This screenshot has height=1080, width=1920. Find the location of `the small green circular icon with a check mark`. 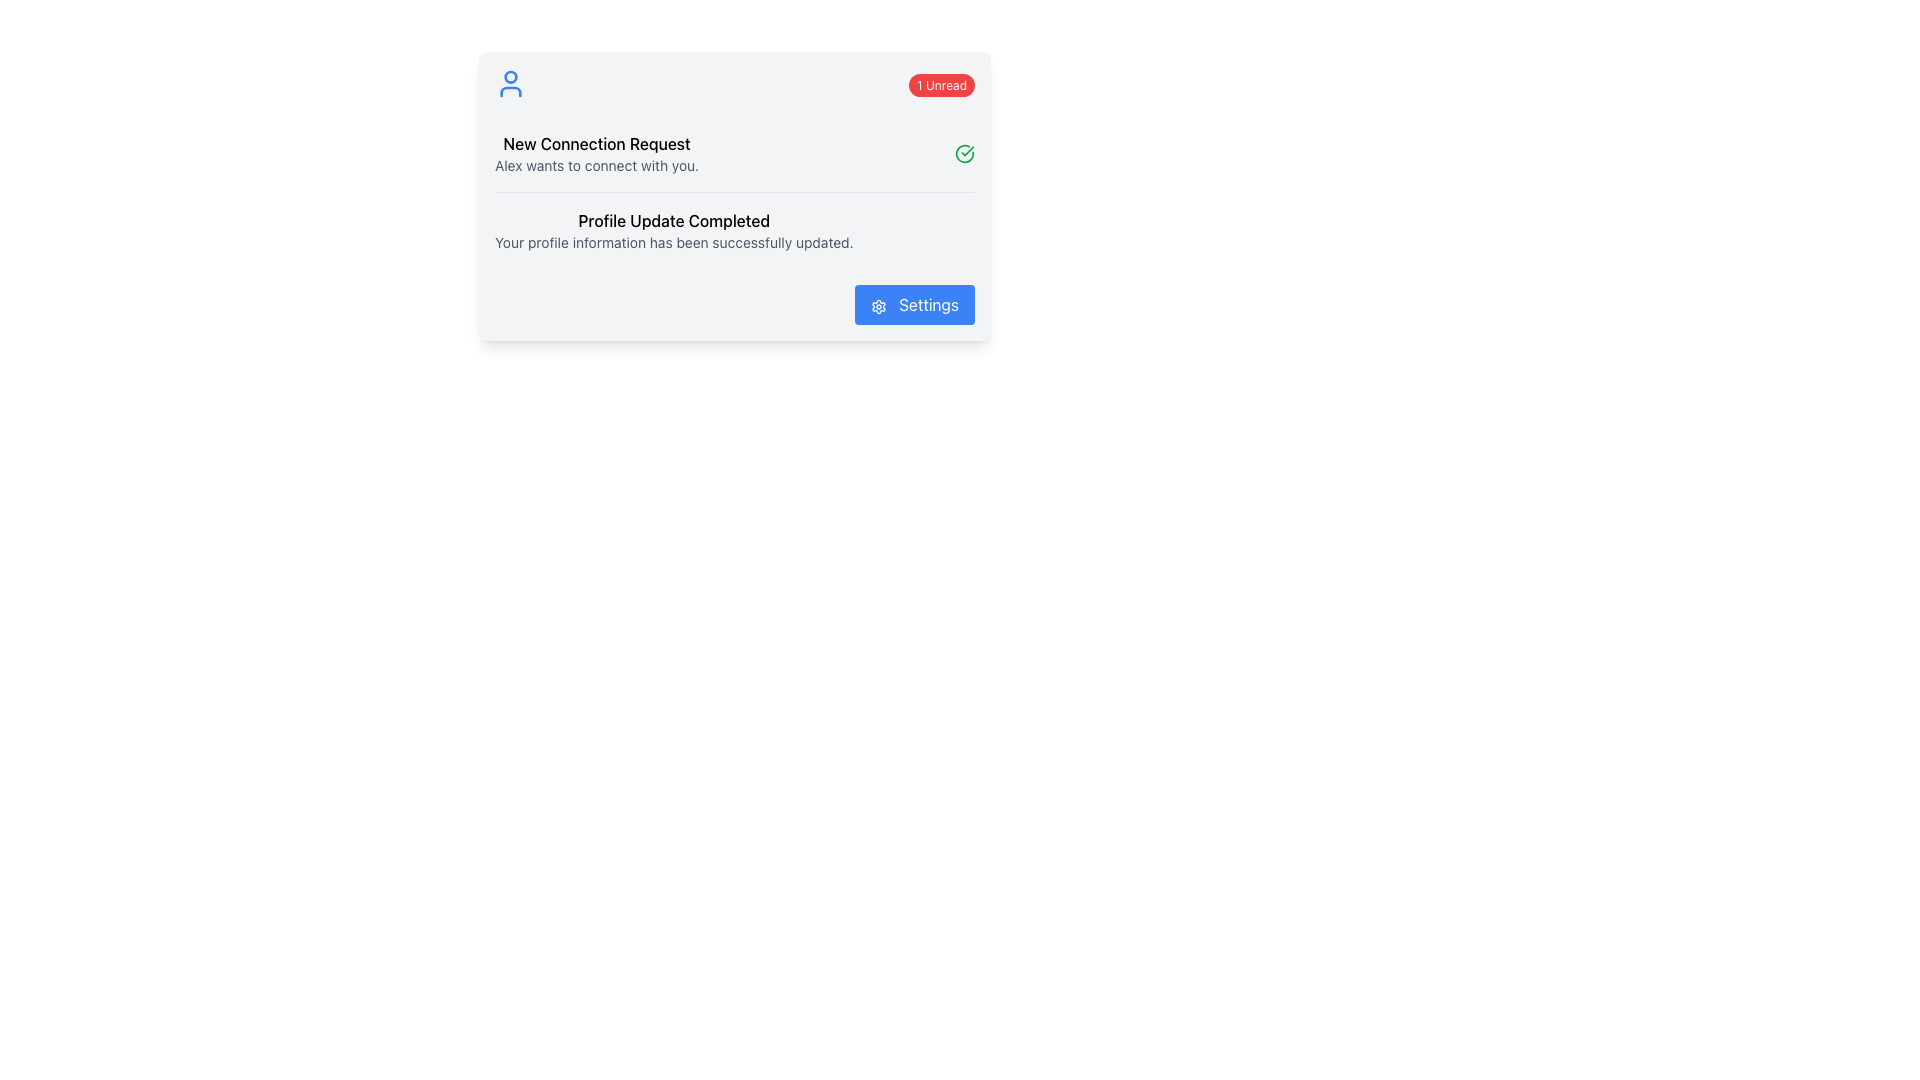

the small green circular icon with a check mark is located at coordinates (964, 153).